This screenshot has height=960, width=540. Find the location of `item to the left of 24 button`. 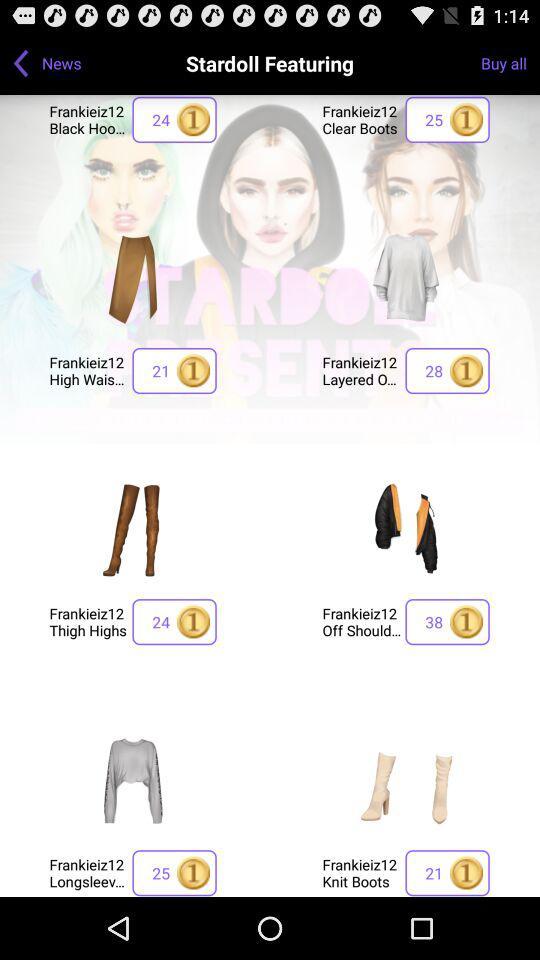

item to the left of 24 button is located at coordinates (87, 620).